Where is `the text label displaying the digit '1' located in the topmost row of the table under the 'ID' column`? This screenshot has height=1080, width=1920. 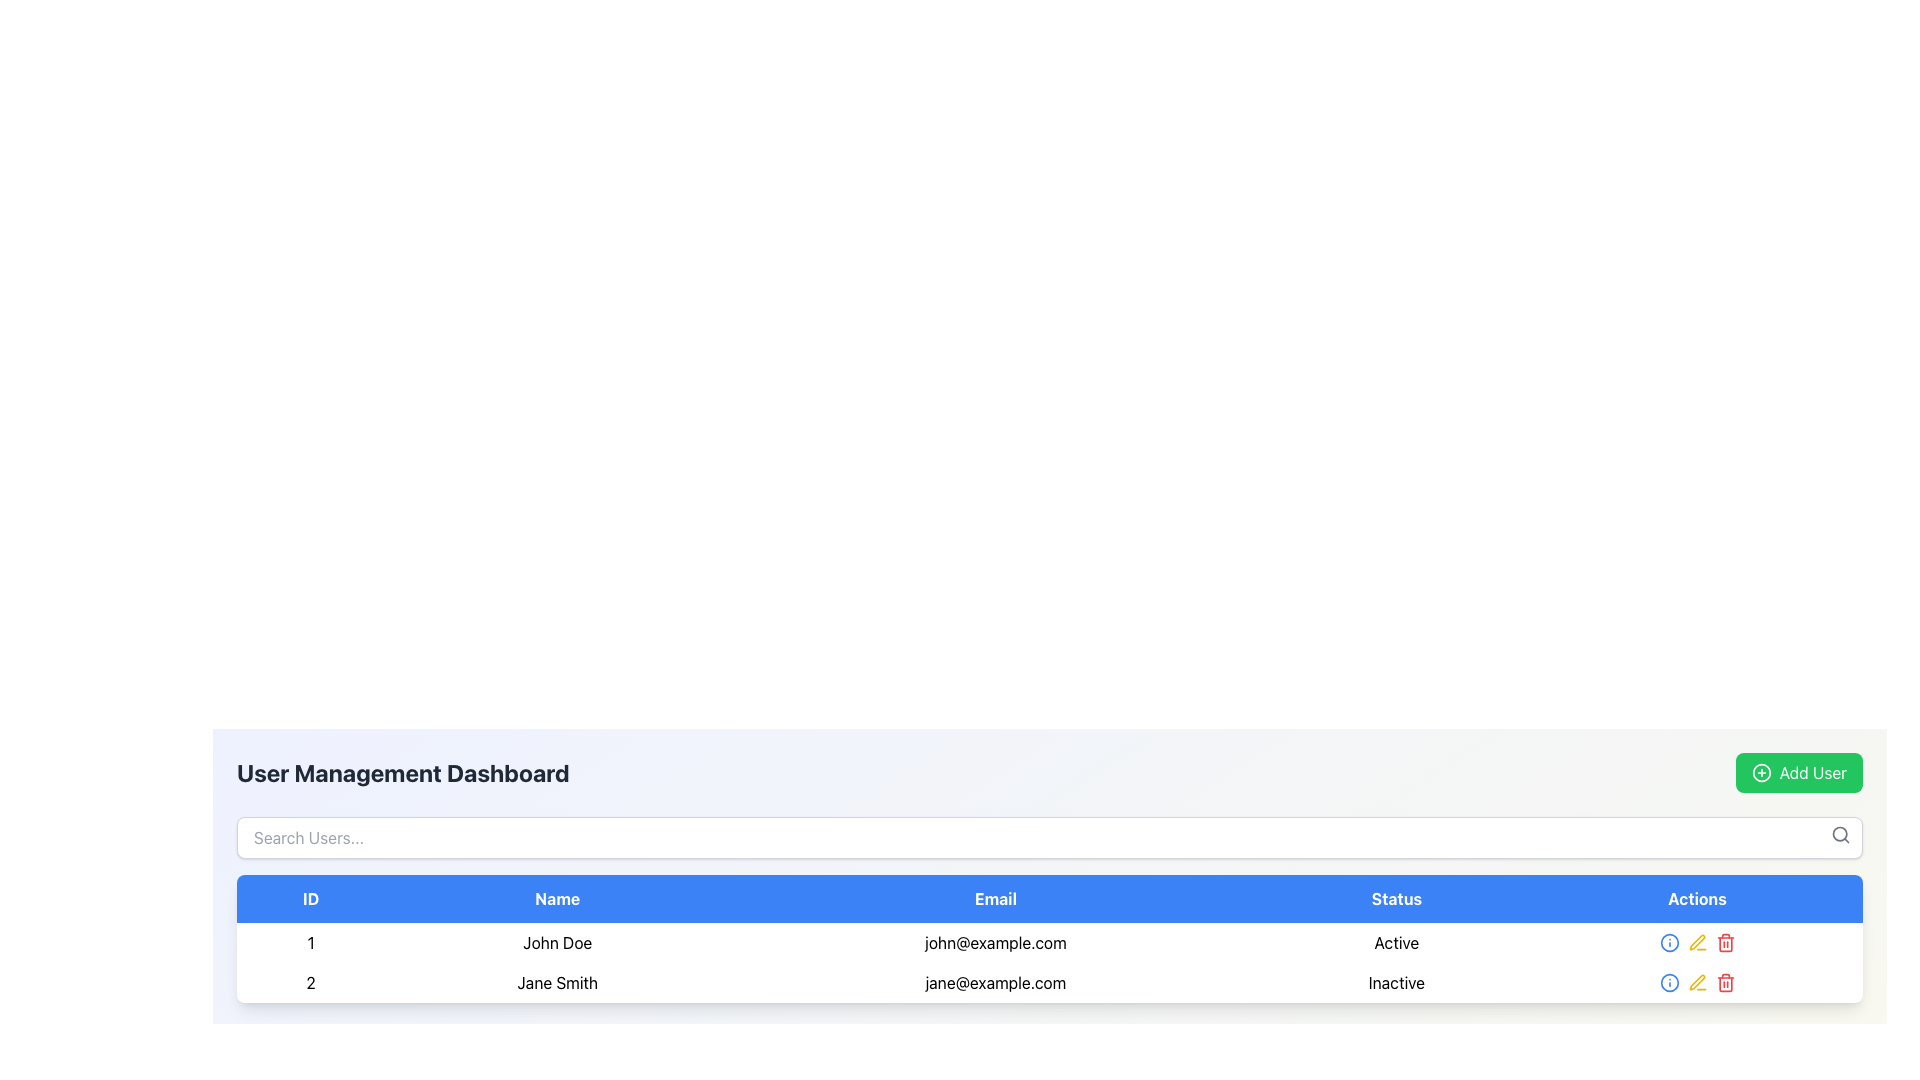 the text label displaying the digit '1' located in the topmost row of the table under the 'ID' column is located at coordinates (310, 942).